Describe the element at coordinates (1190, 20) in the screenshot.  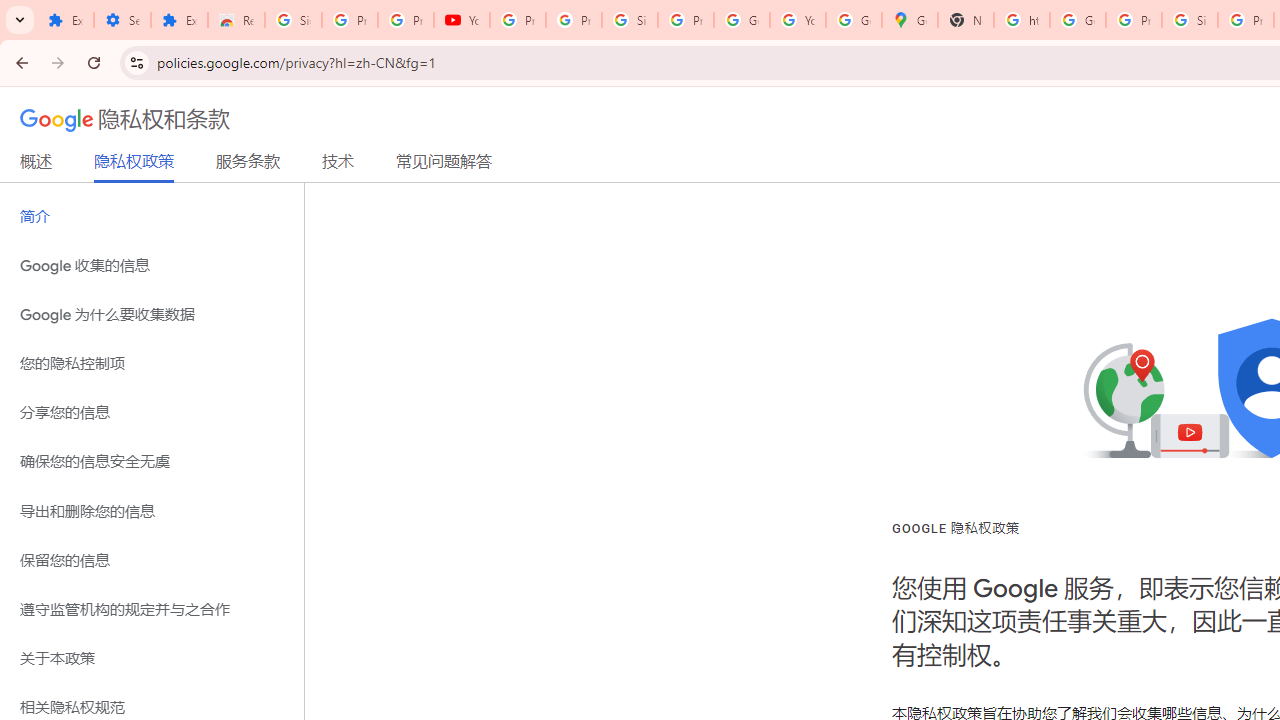
I see `'Sign in - Google Accounts'` at that location.